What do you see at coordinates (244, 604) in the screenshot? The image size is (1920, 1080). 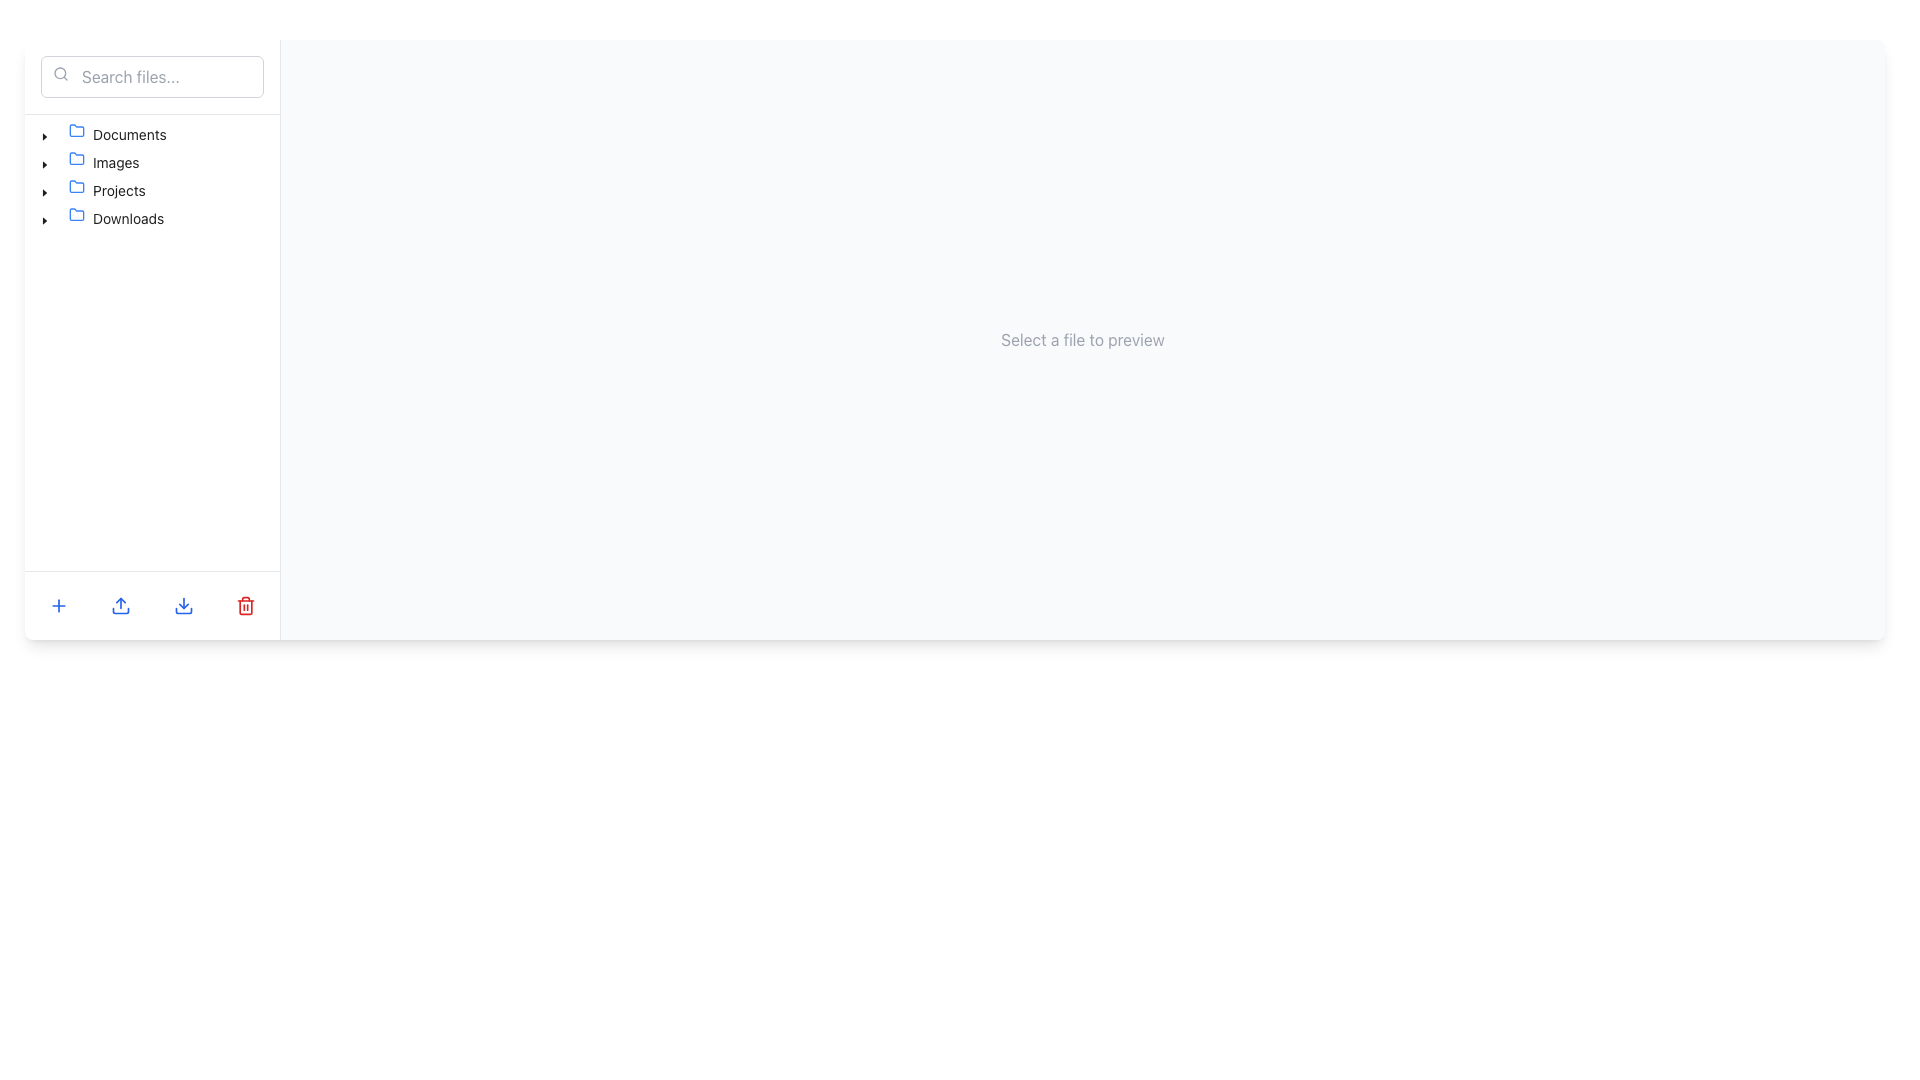 I see `the delete button located at the bottom right corner of the button row` at bounding box center [244, 604].